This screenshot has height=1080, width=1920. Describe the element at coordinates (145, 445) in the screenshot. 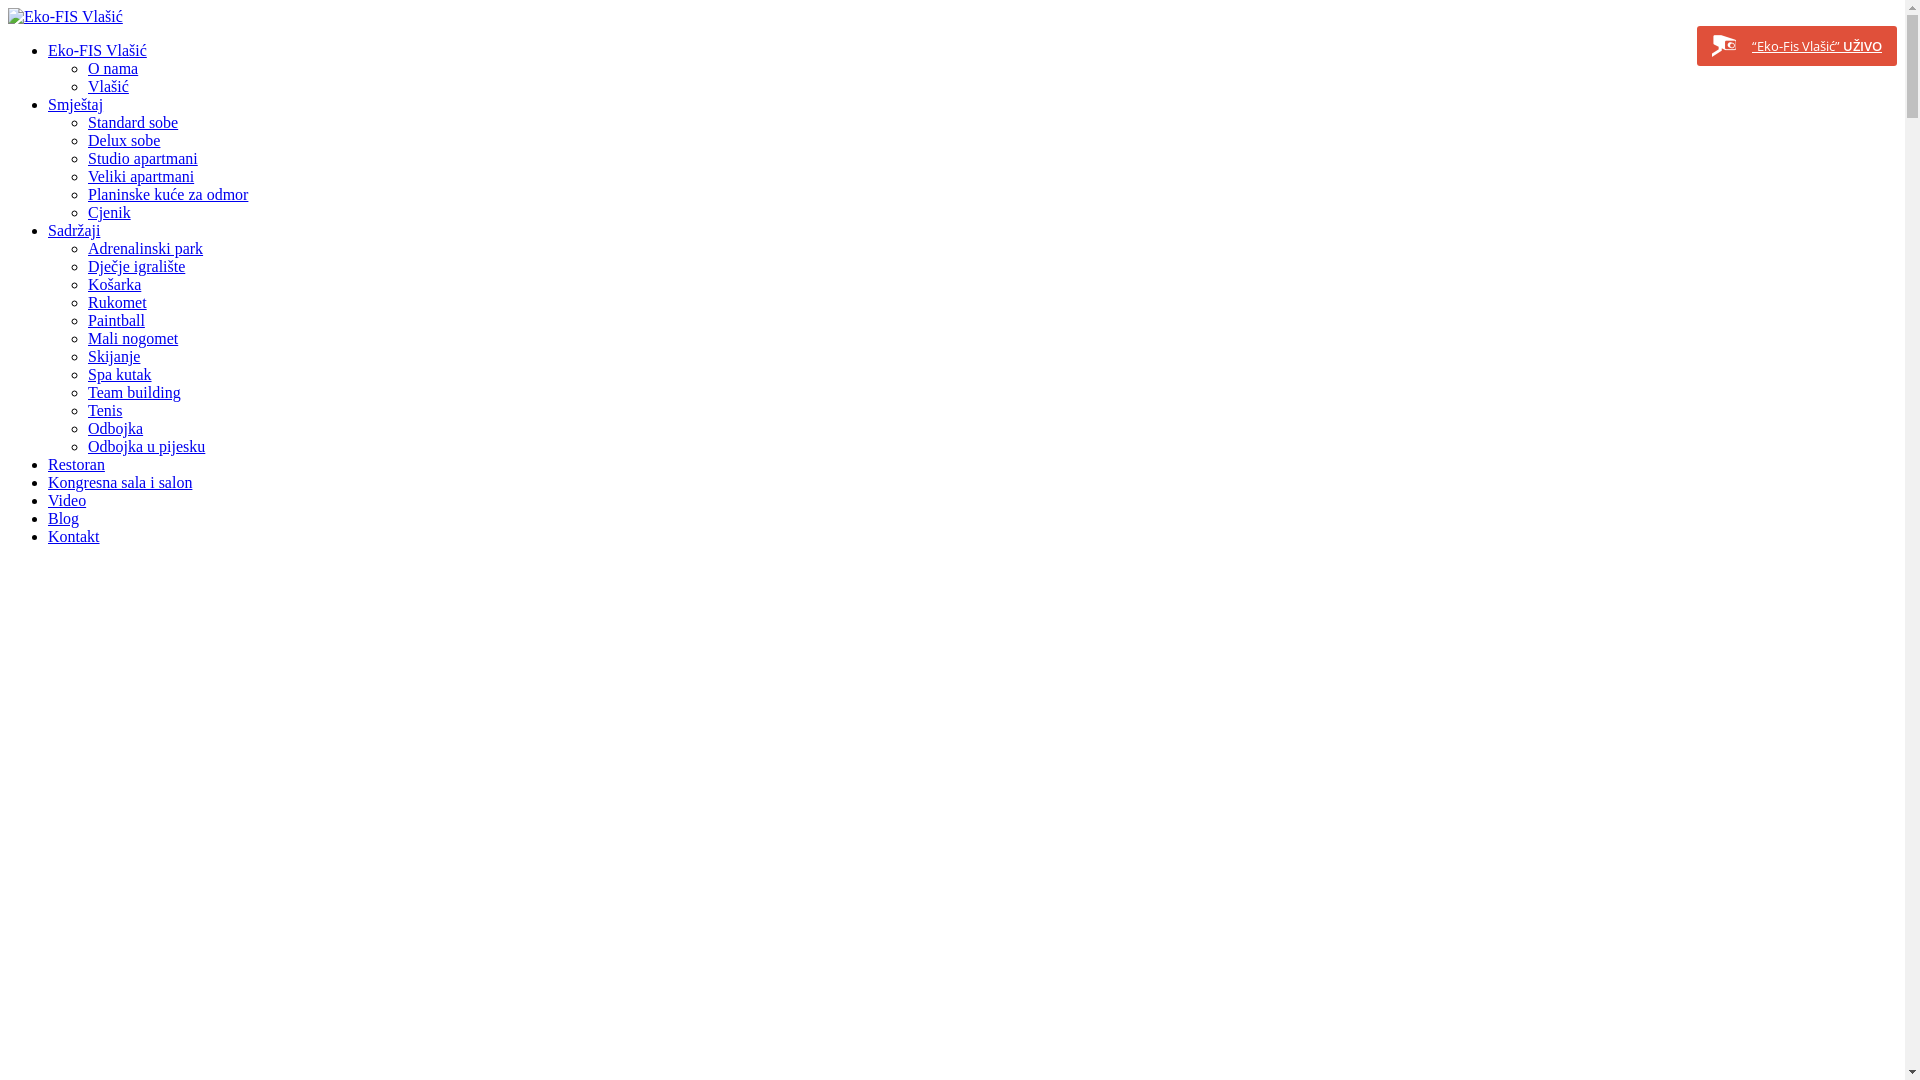

I see `'Odbojka u pijesku'` at that location.